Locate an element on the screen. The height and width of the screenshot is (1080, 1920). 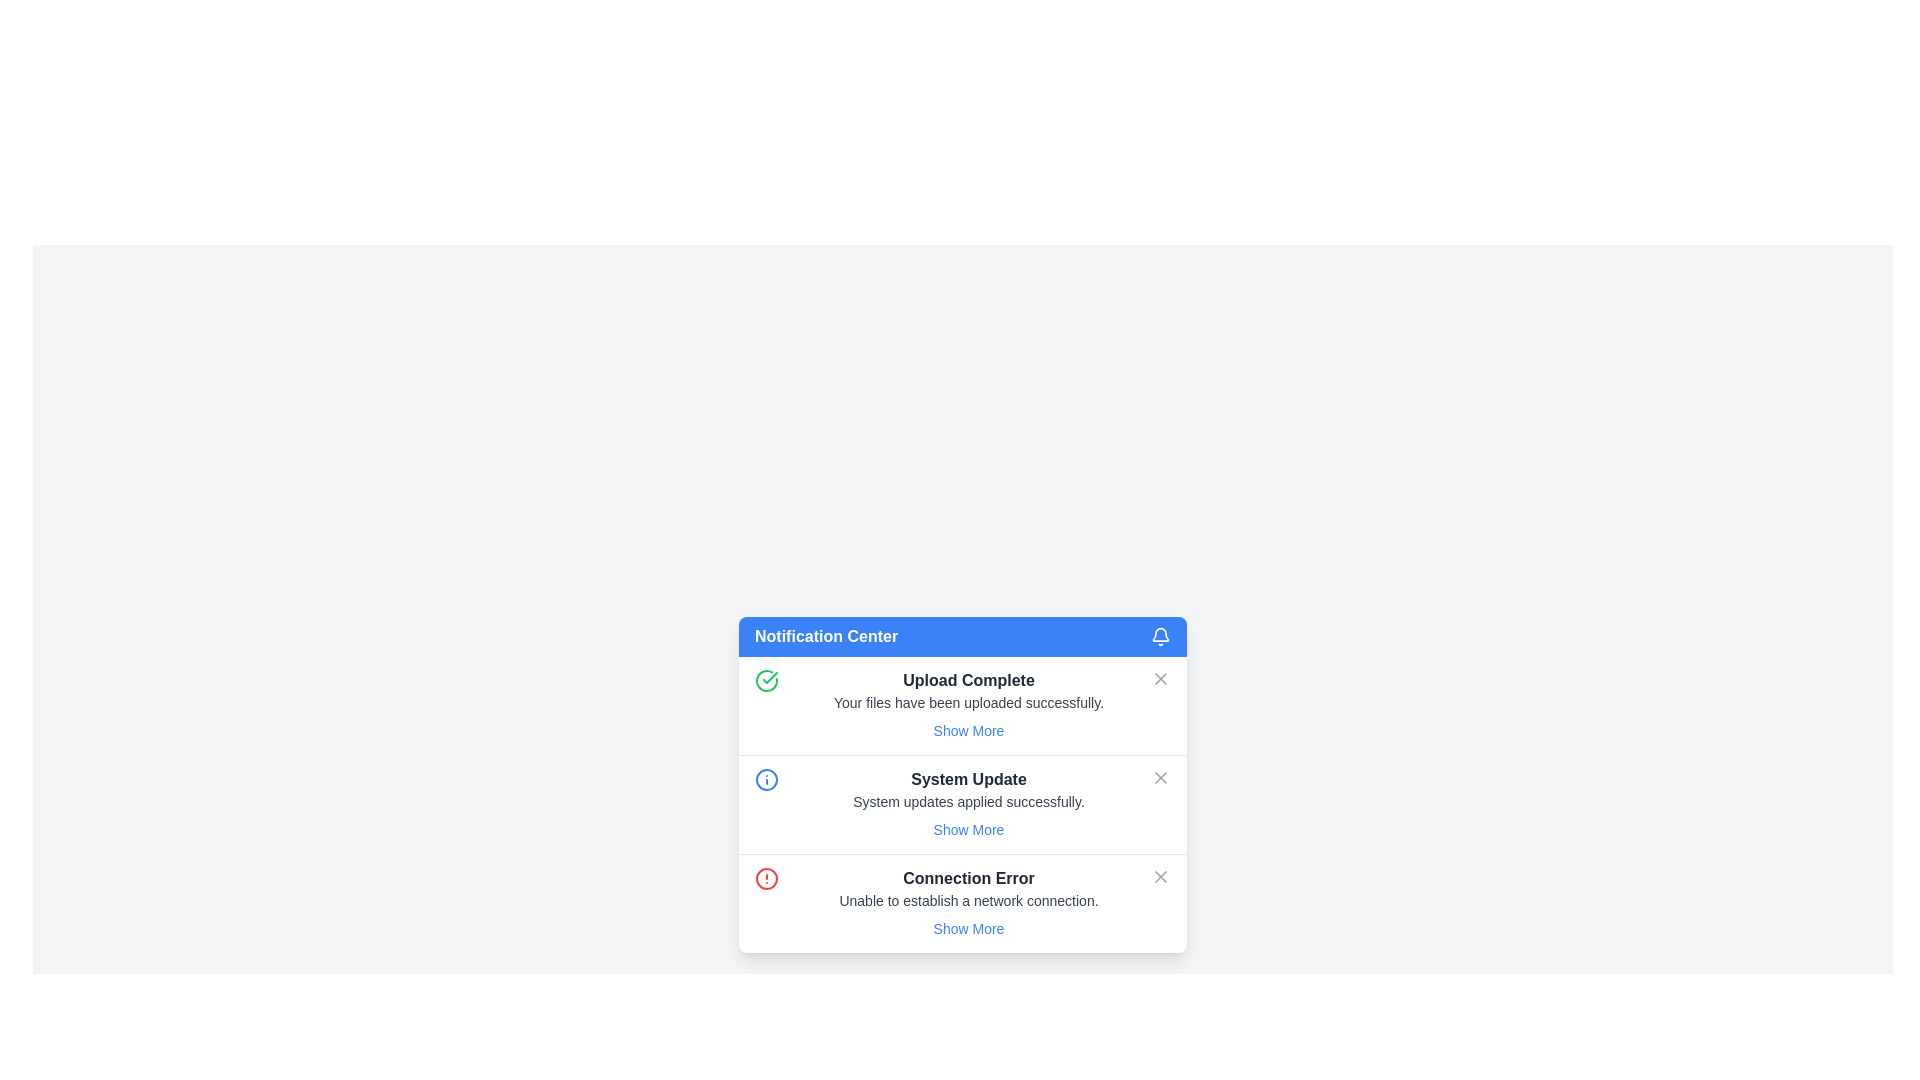
the first notification card in the Notification Center is located at coordinates (963, 704).